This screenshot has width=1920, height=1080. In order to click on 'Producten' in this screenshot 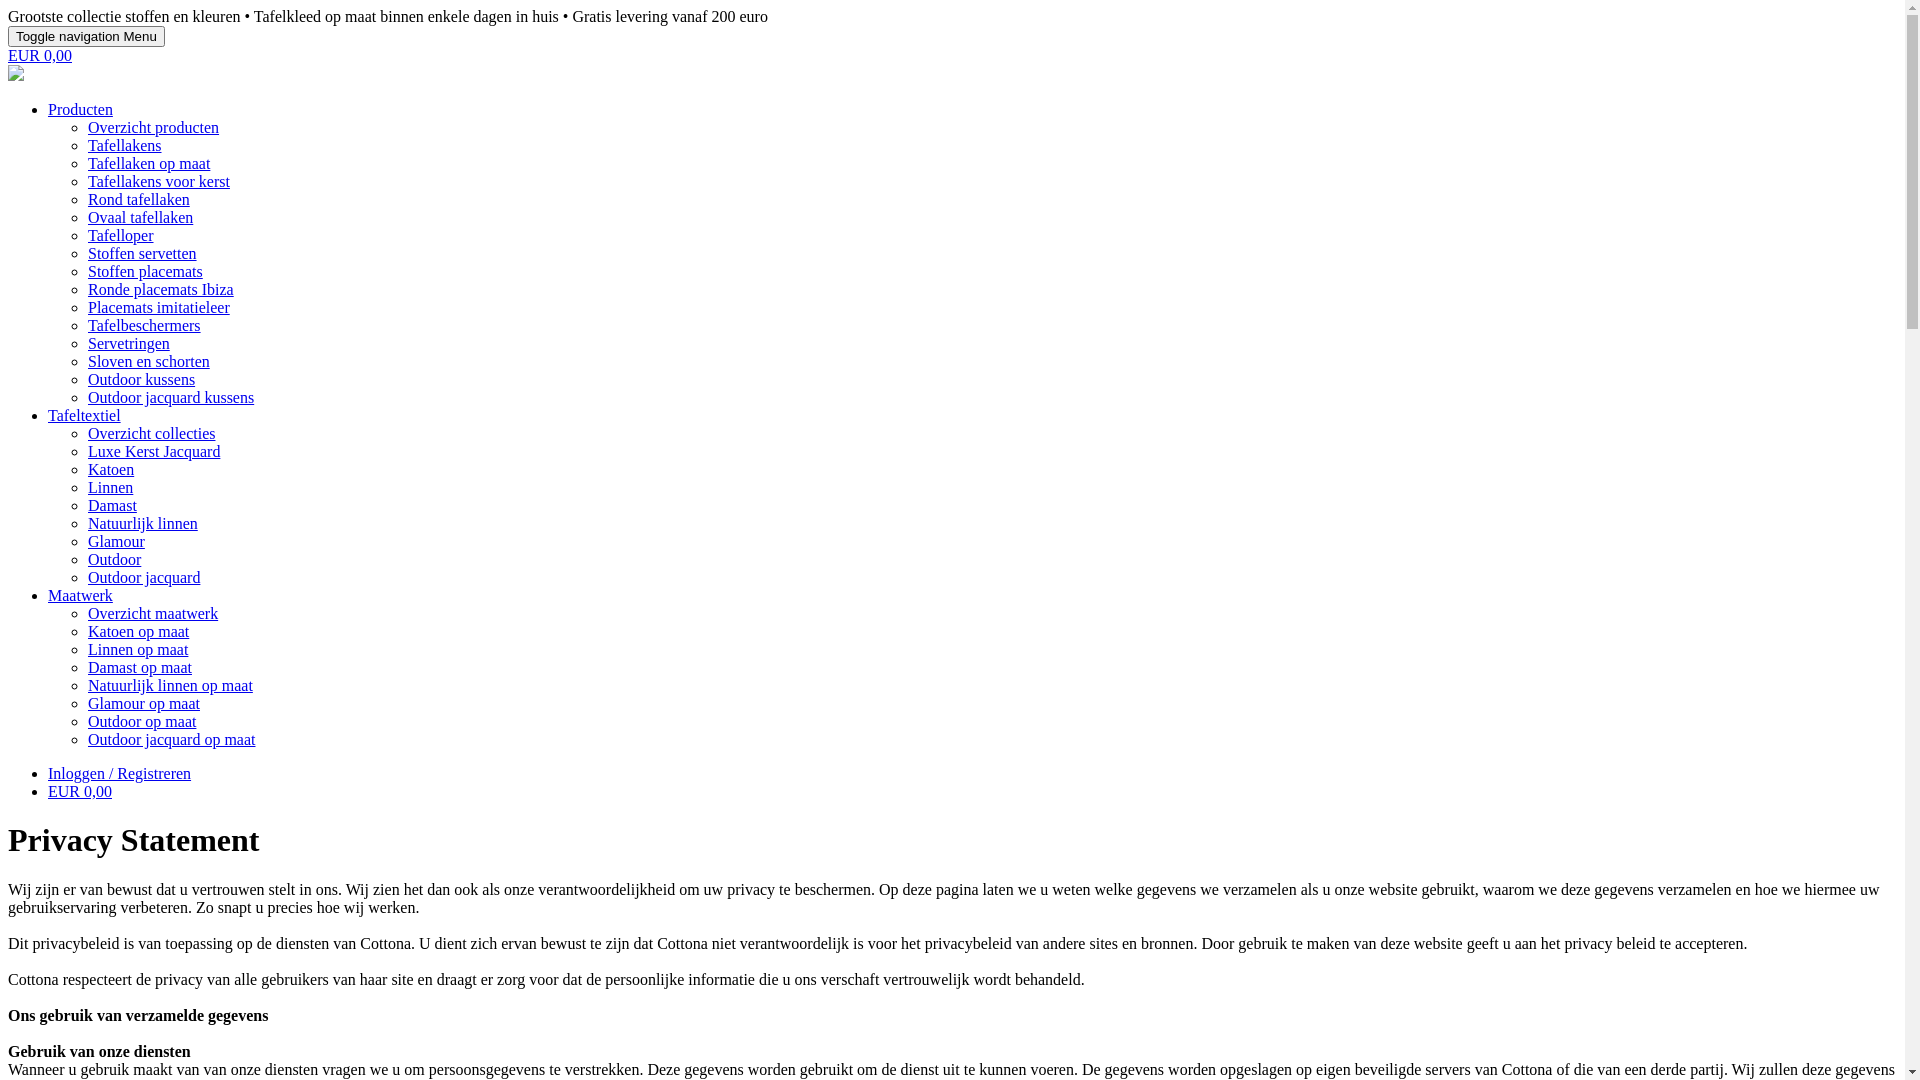, I will do `click(80, 109)`.